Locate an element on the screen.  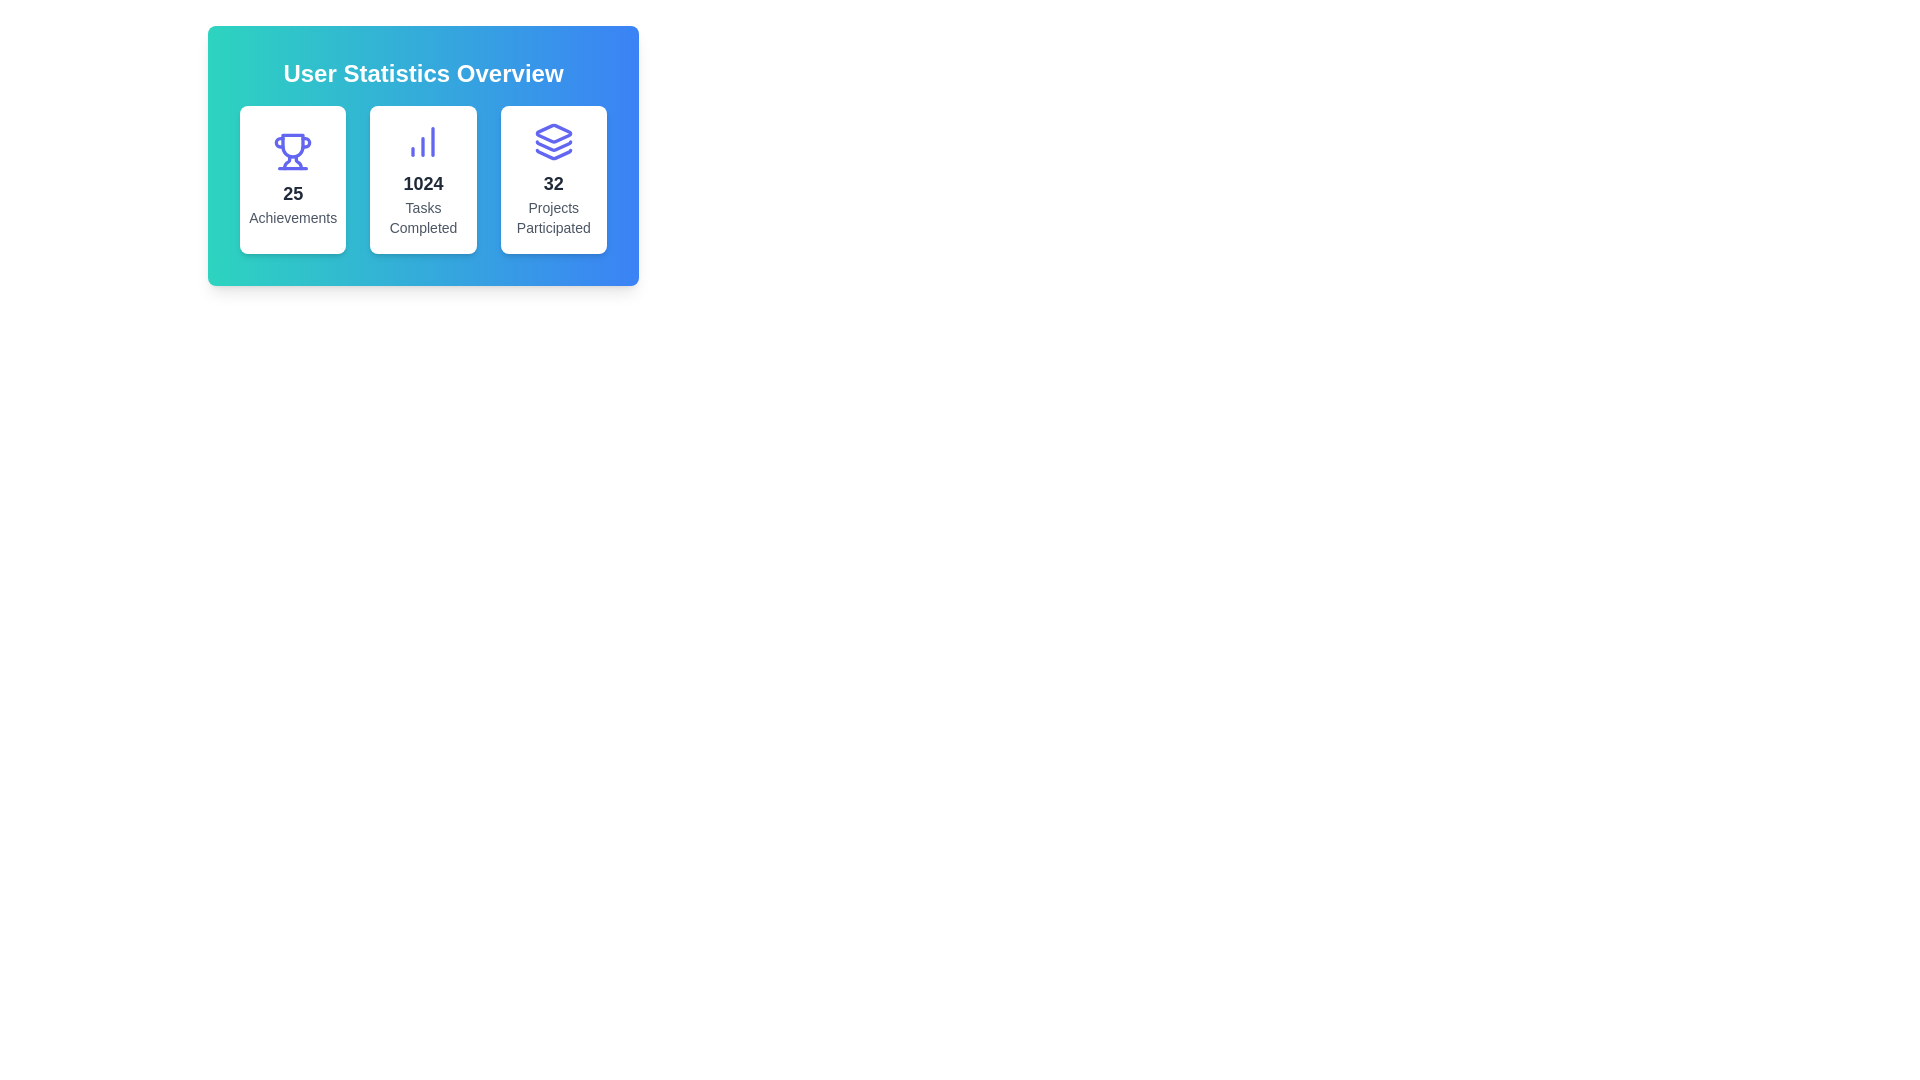
the bold numeric text '25' displayed in dark-gray color, which is centrally positioned below a trophy icon and above the text 'Achievements' is located at coordinates (292, 193).